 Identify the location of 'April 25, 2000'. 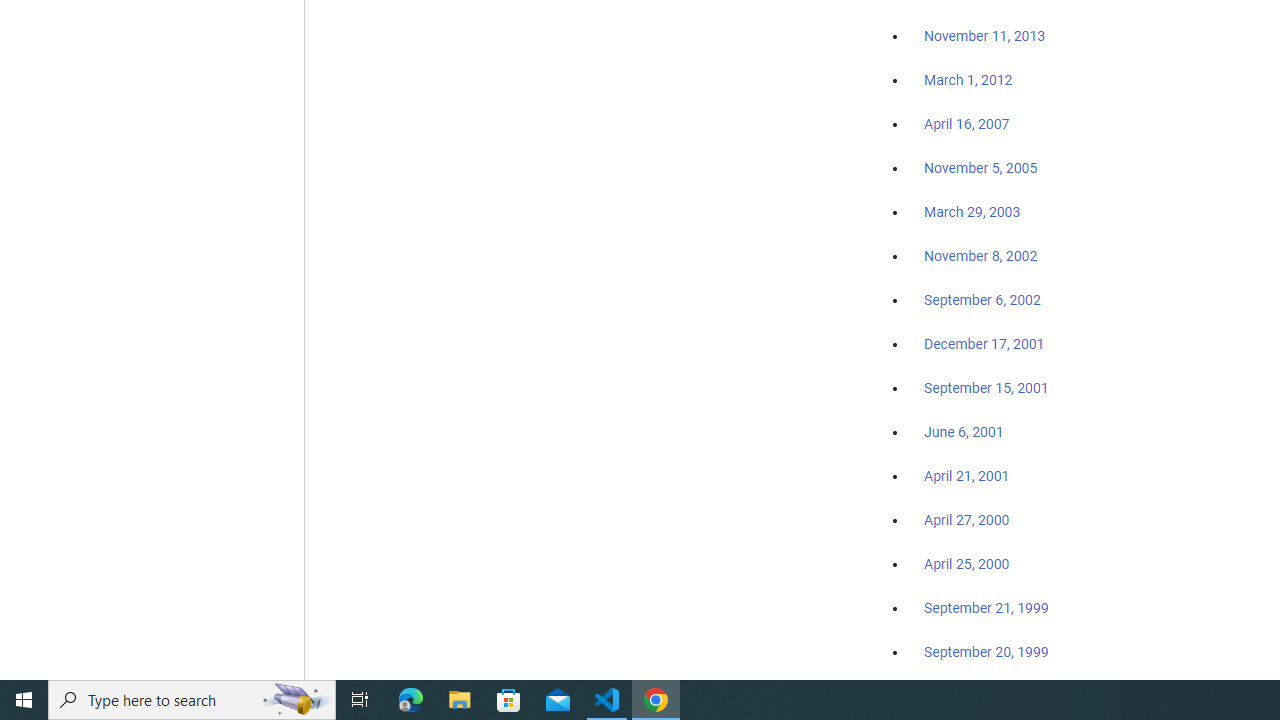
(967, 564).